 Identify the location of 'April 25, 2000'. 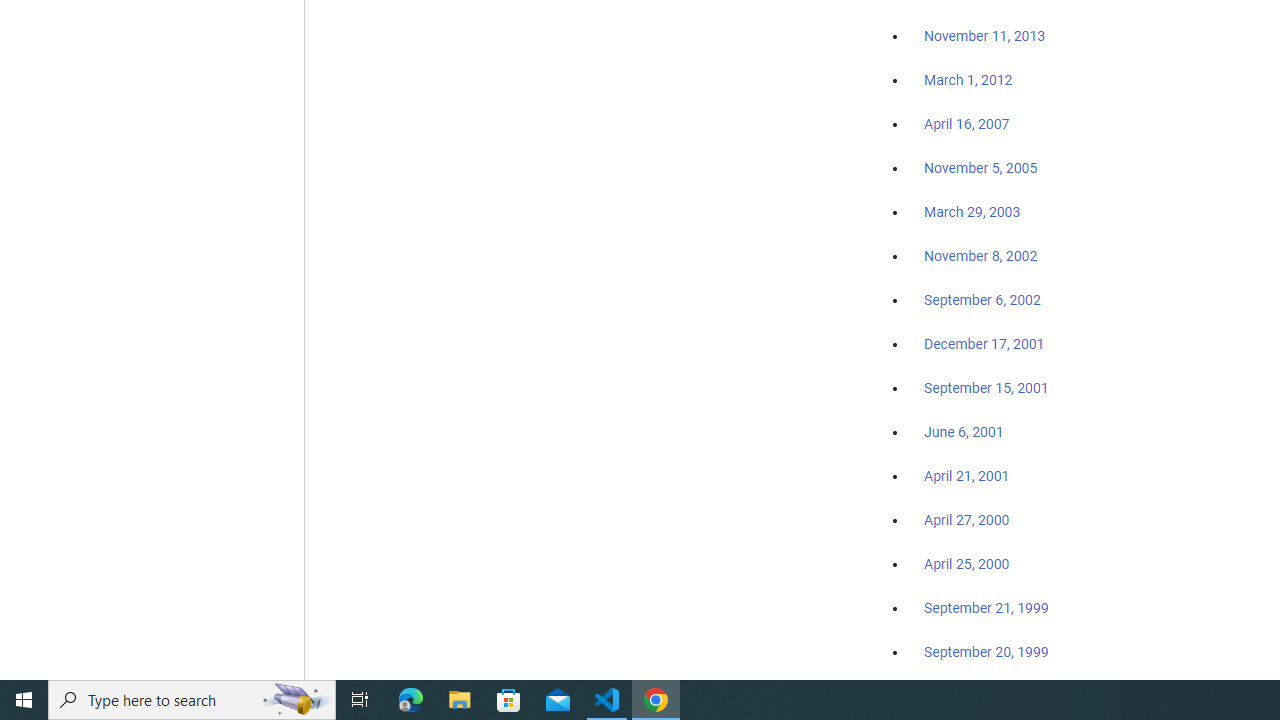
(967, 564).